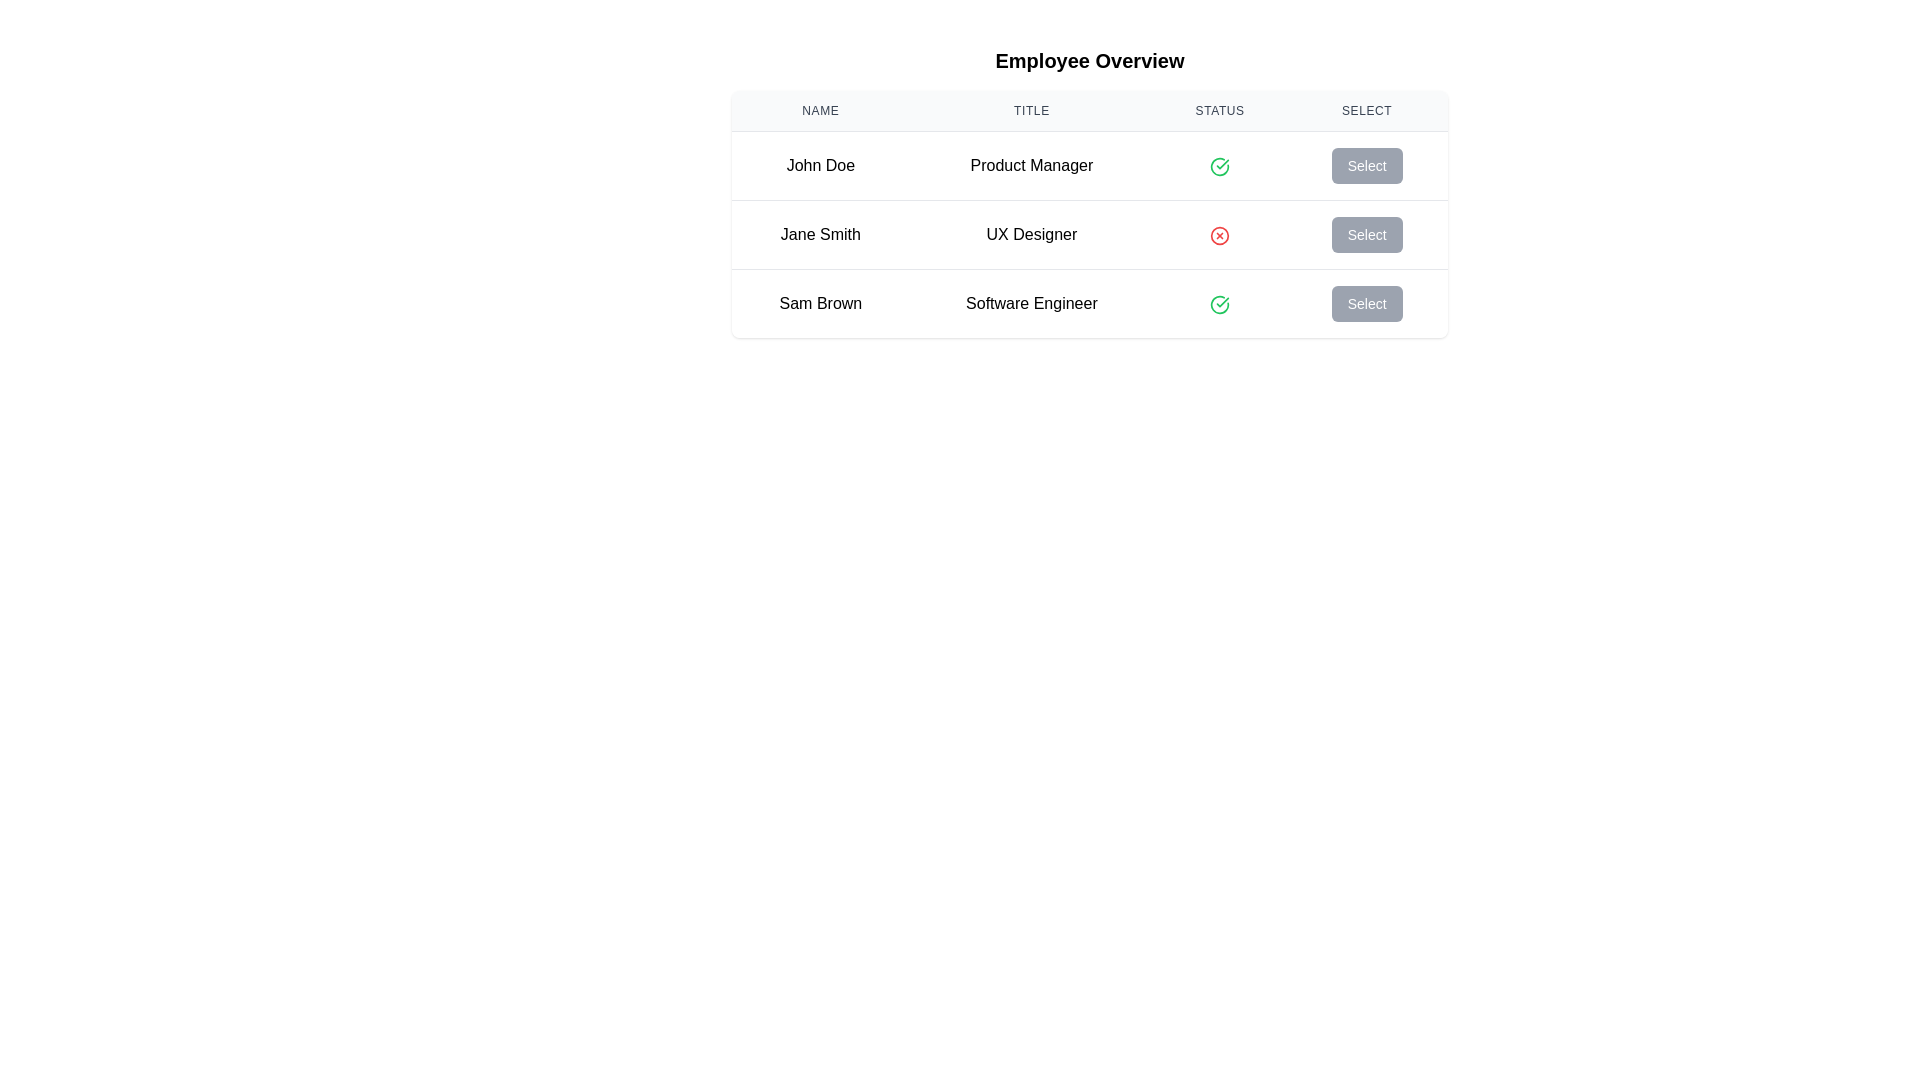  What do you see at coordinates (1219, 165) in the screenshot?
I see `the circular green SVG graphic with a checkmark pattern located in the 'STATUS' column for the 'Sam Brown' row` at bounding box center [1219, 165].